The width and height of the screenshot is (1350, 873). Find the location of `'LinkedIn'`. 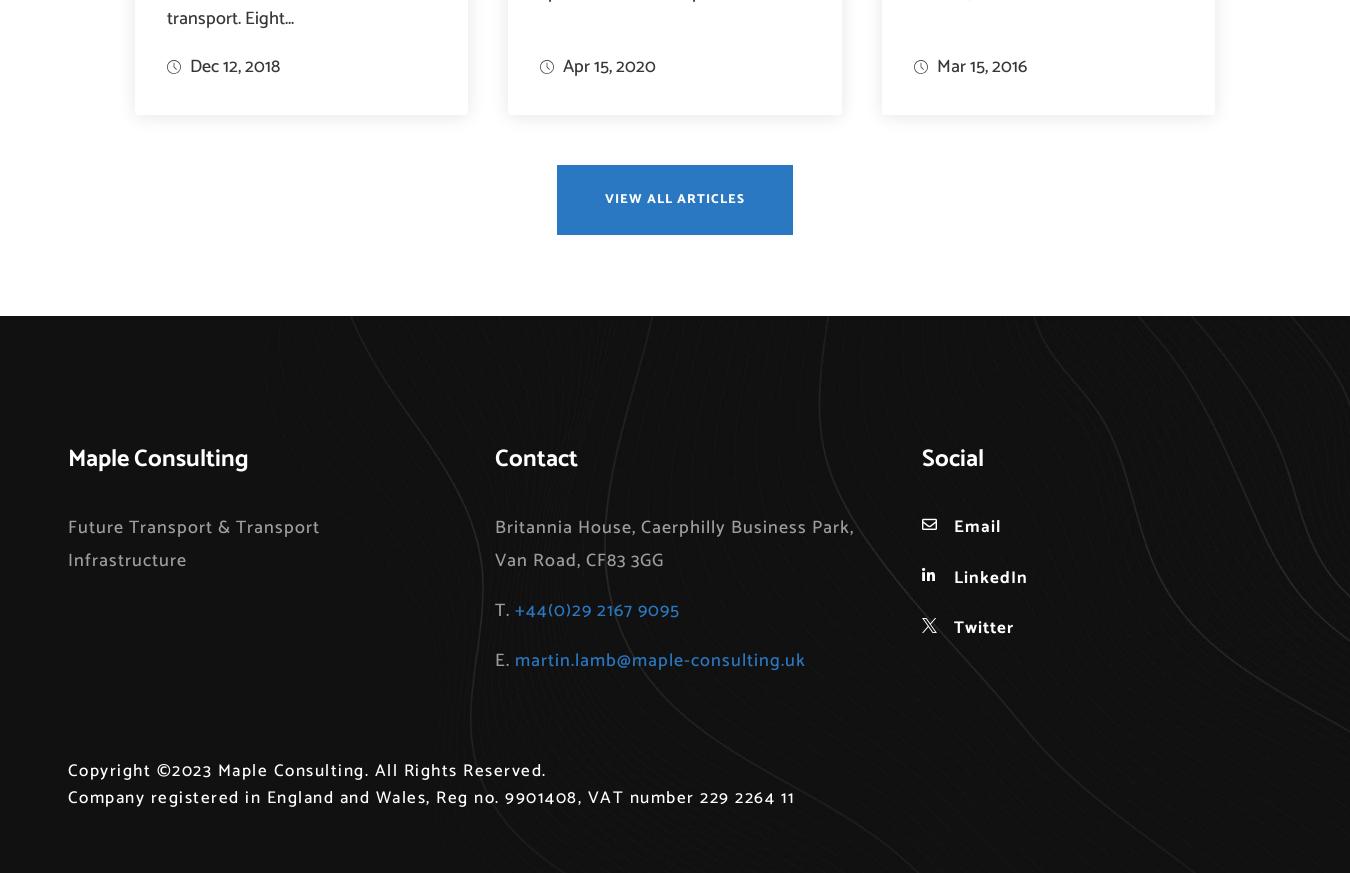

'LinkedIn' is located at coordinates (953, 575).